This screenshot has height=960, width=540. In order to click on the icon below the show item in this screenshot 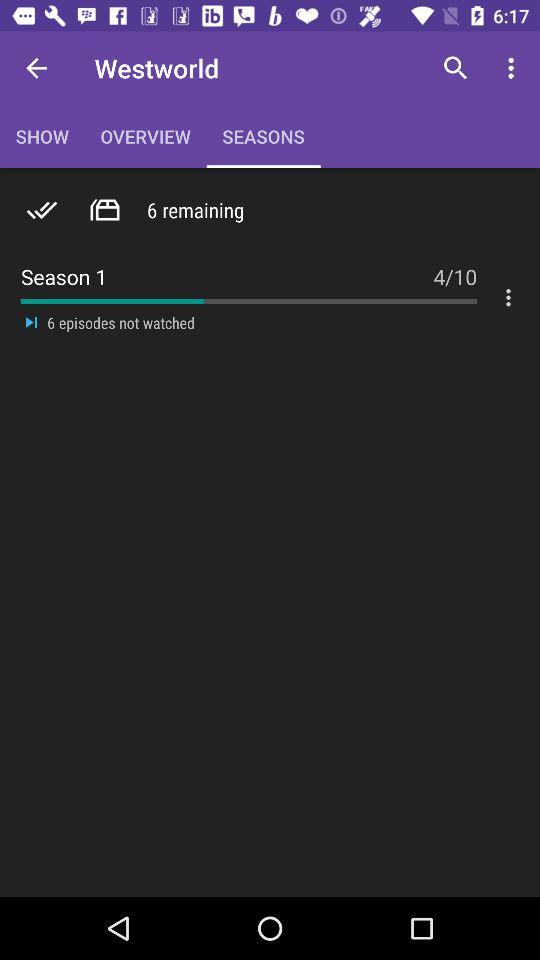, I will do `click(42, 210)`.